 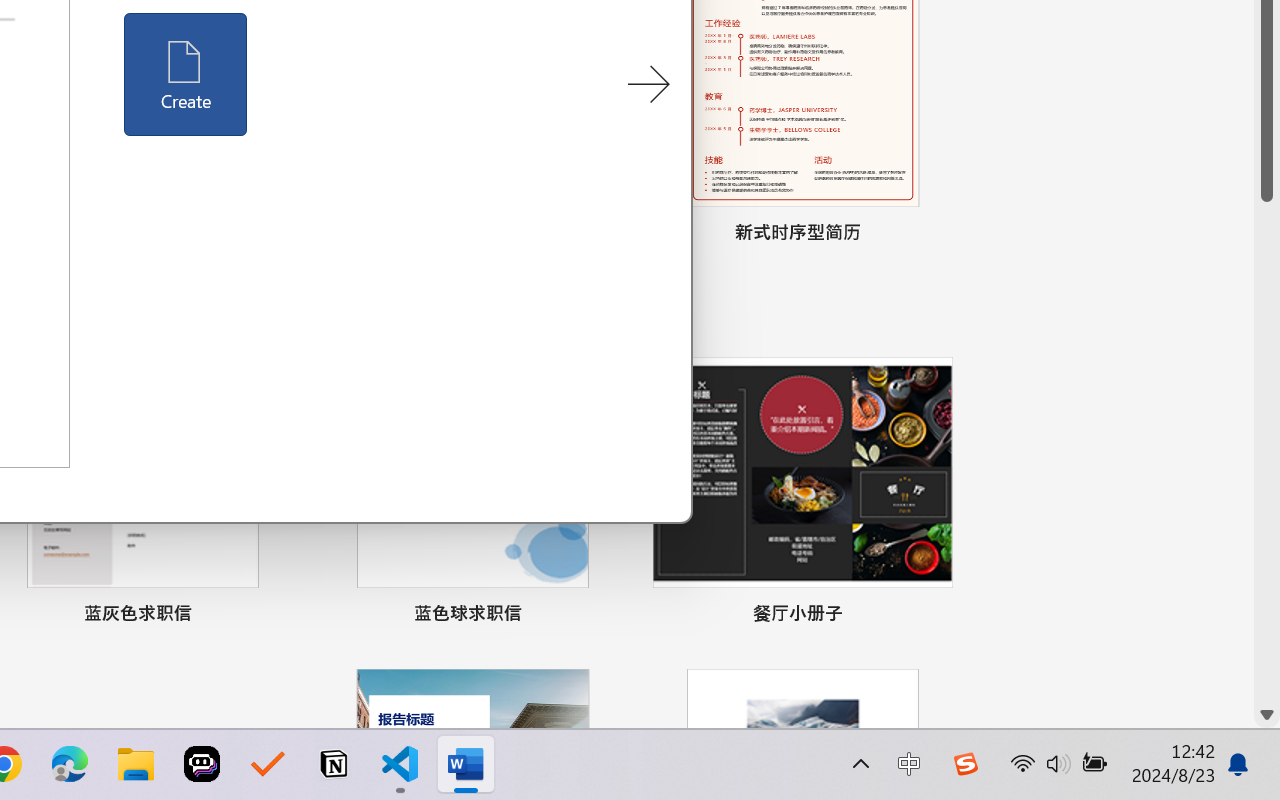 I want to click on 'Next Template', so click(x=648, y=85).